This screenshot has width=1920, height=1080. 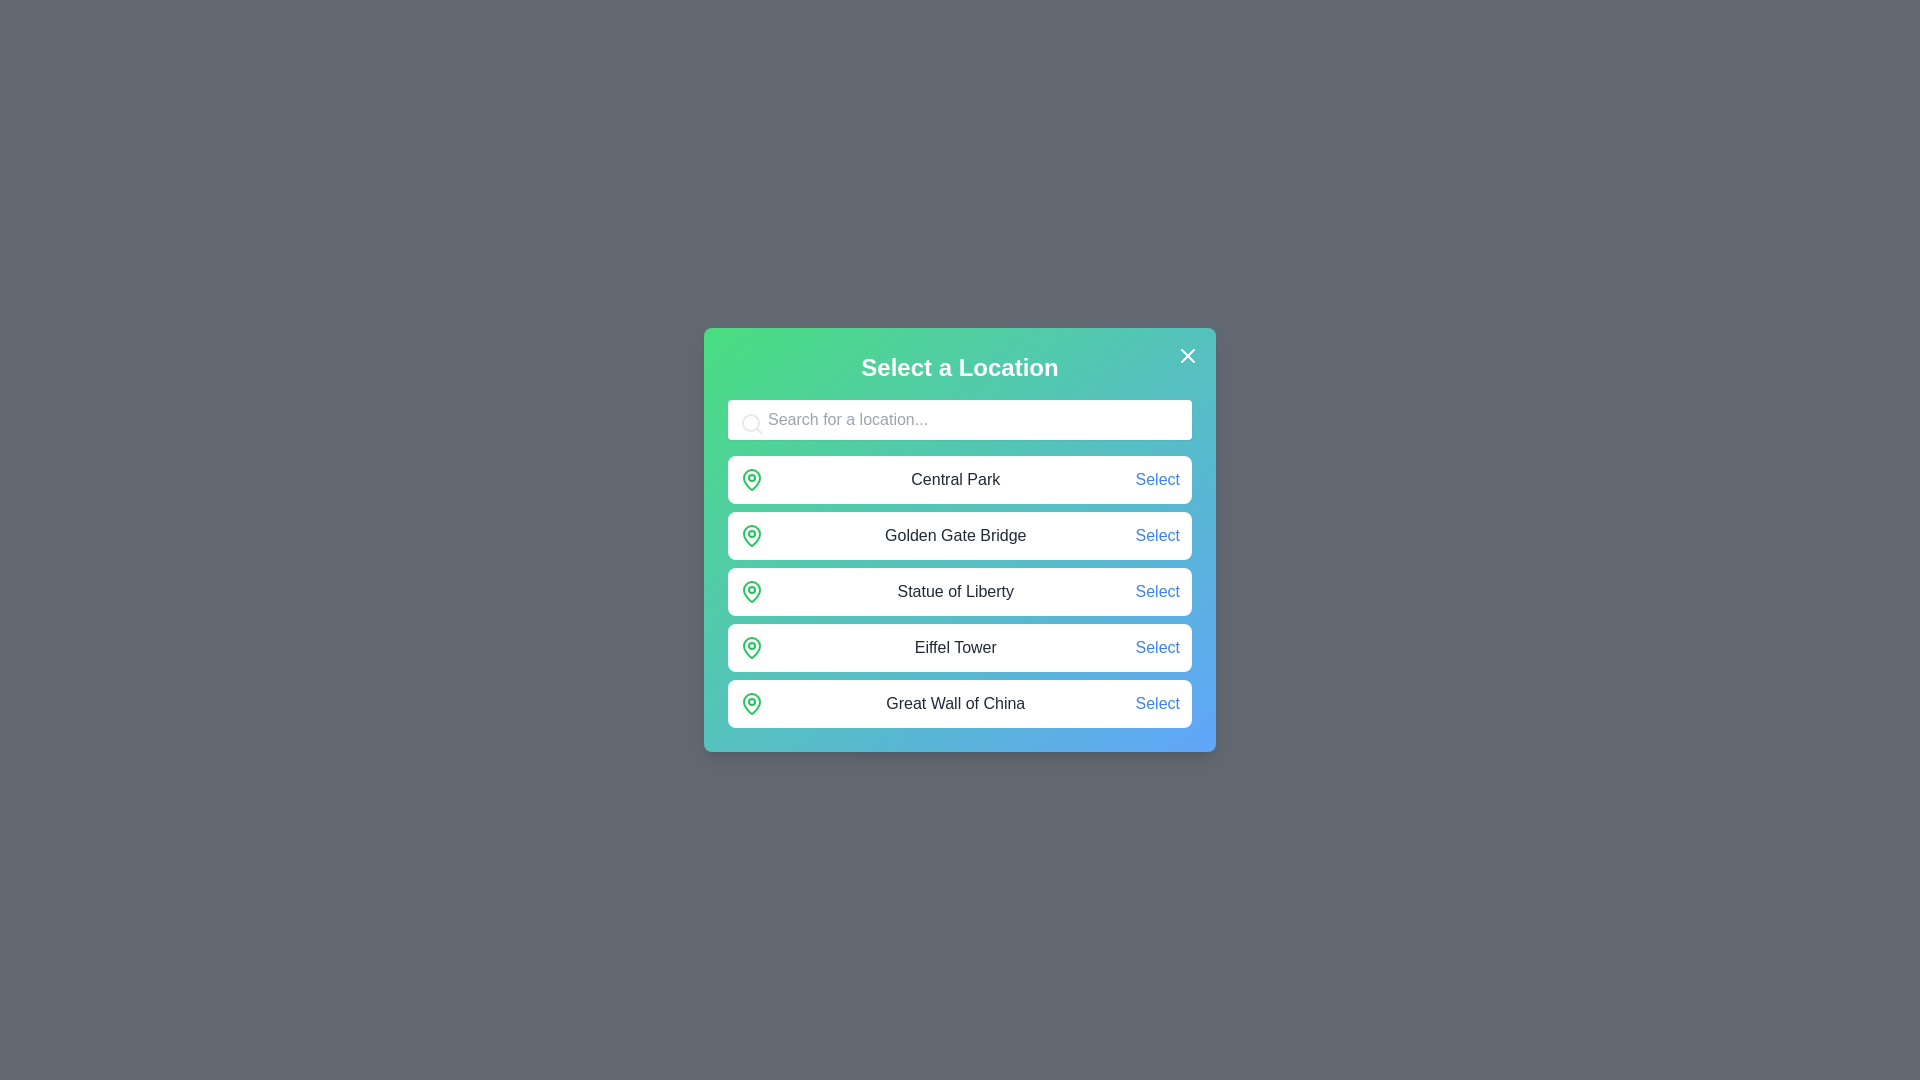 What do you see at coordinates (1157, 590) in the screenshot?
I see `'Select' button corresponding to Statue of Liberty` at bounding box center [1157, 590].